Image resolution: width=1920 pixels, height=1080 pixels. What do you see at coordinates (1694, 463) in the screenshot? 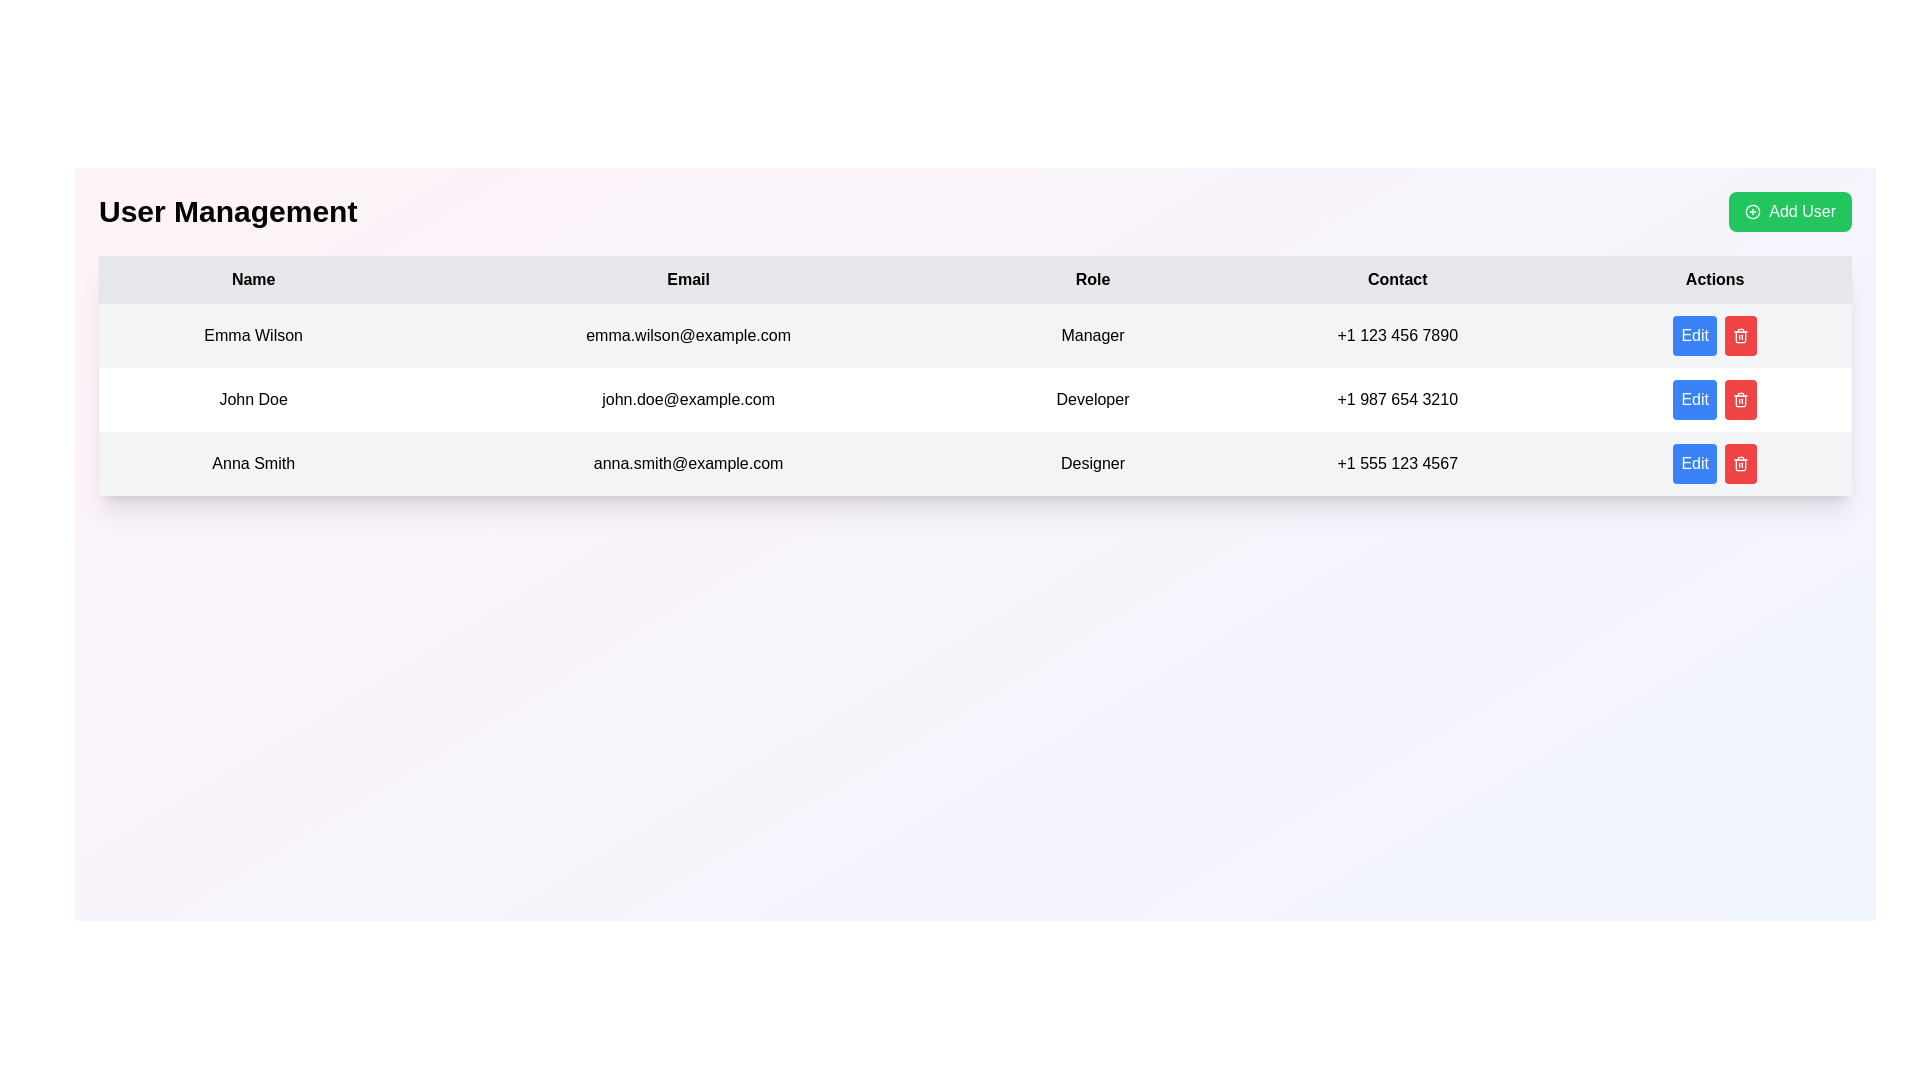
I see `the blue rectangular 'Edit' button with white text in the 'Actions' column corresponding to user 'Anna Smith' to observe the hover effect` at bounding box center [1694, 463].